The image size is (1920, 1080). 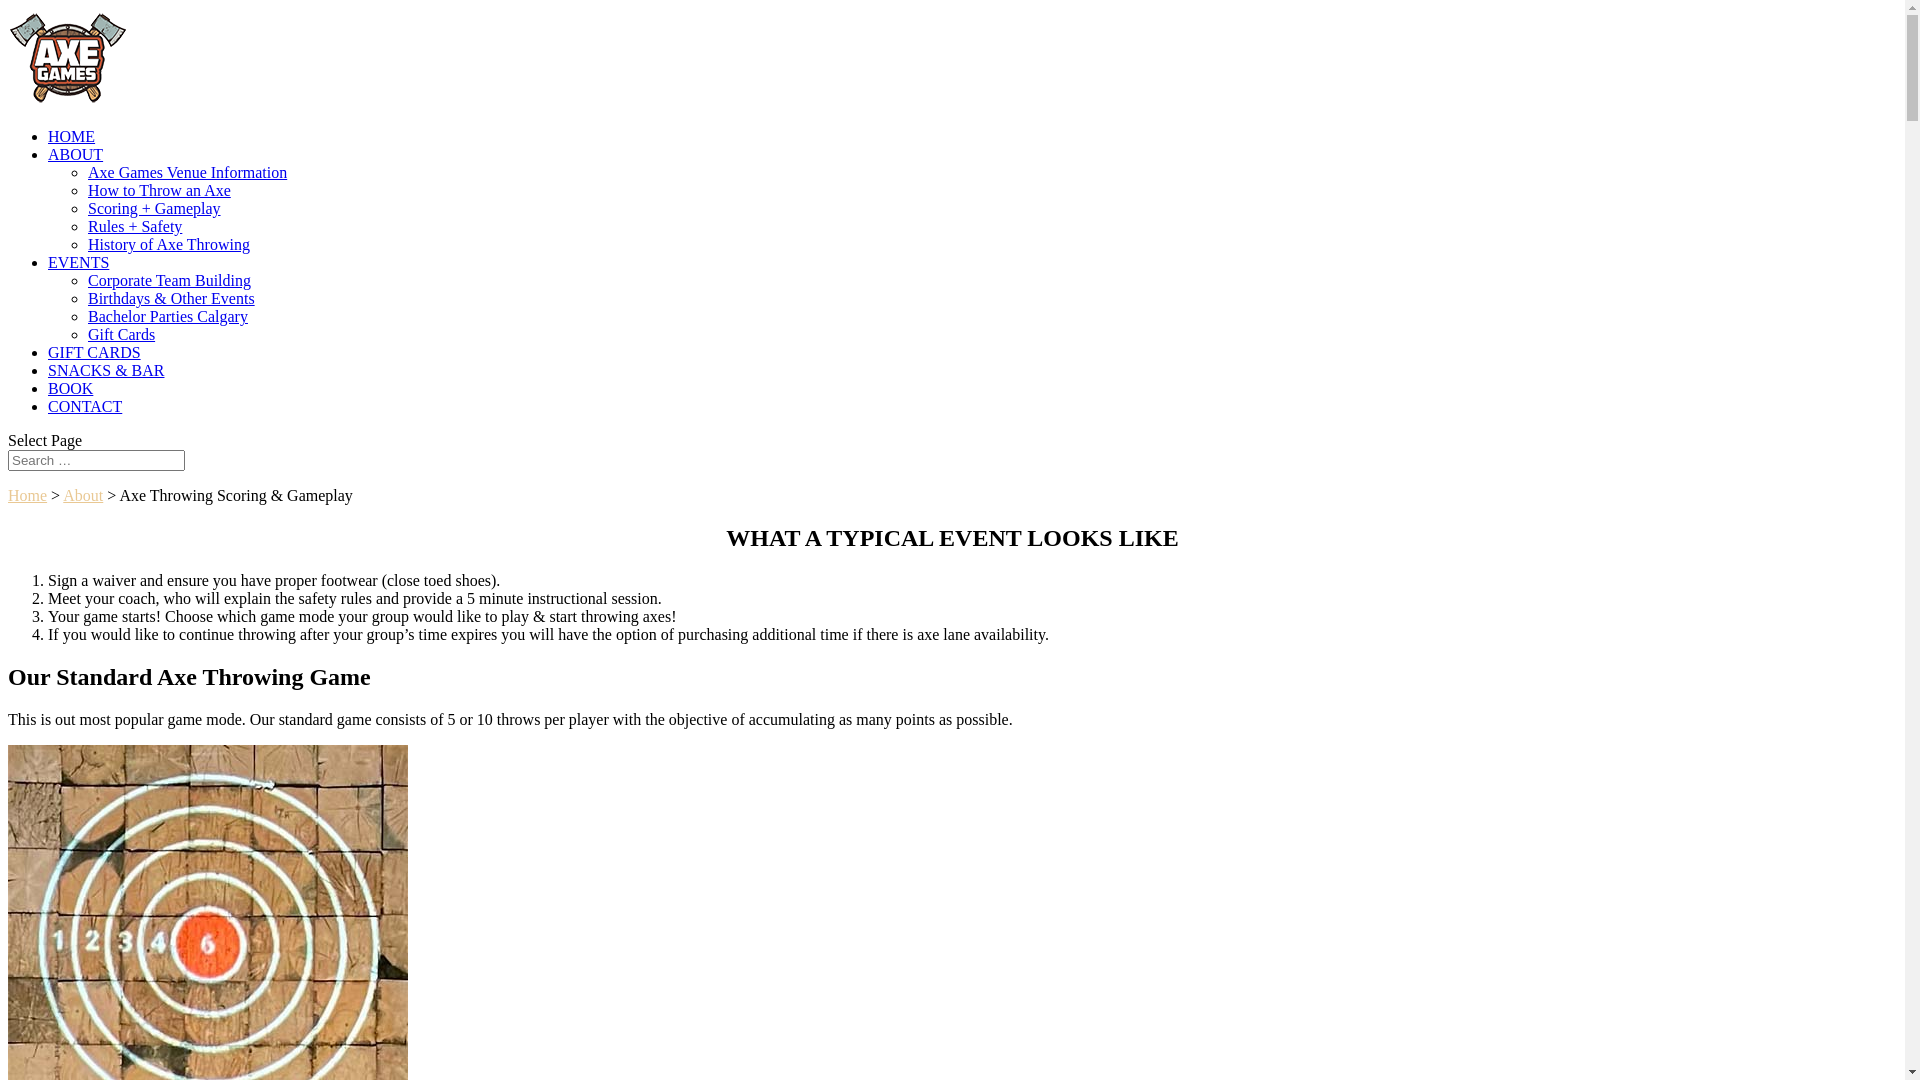 I want to click on 'Scoring + Gameplay', so click(x=153, y=208).